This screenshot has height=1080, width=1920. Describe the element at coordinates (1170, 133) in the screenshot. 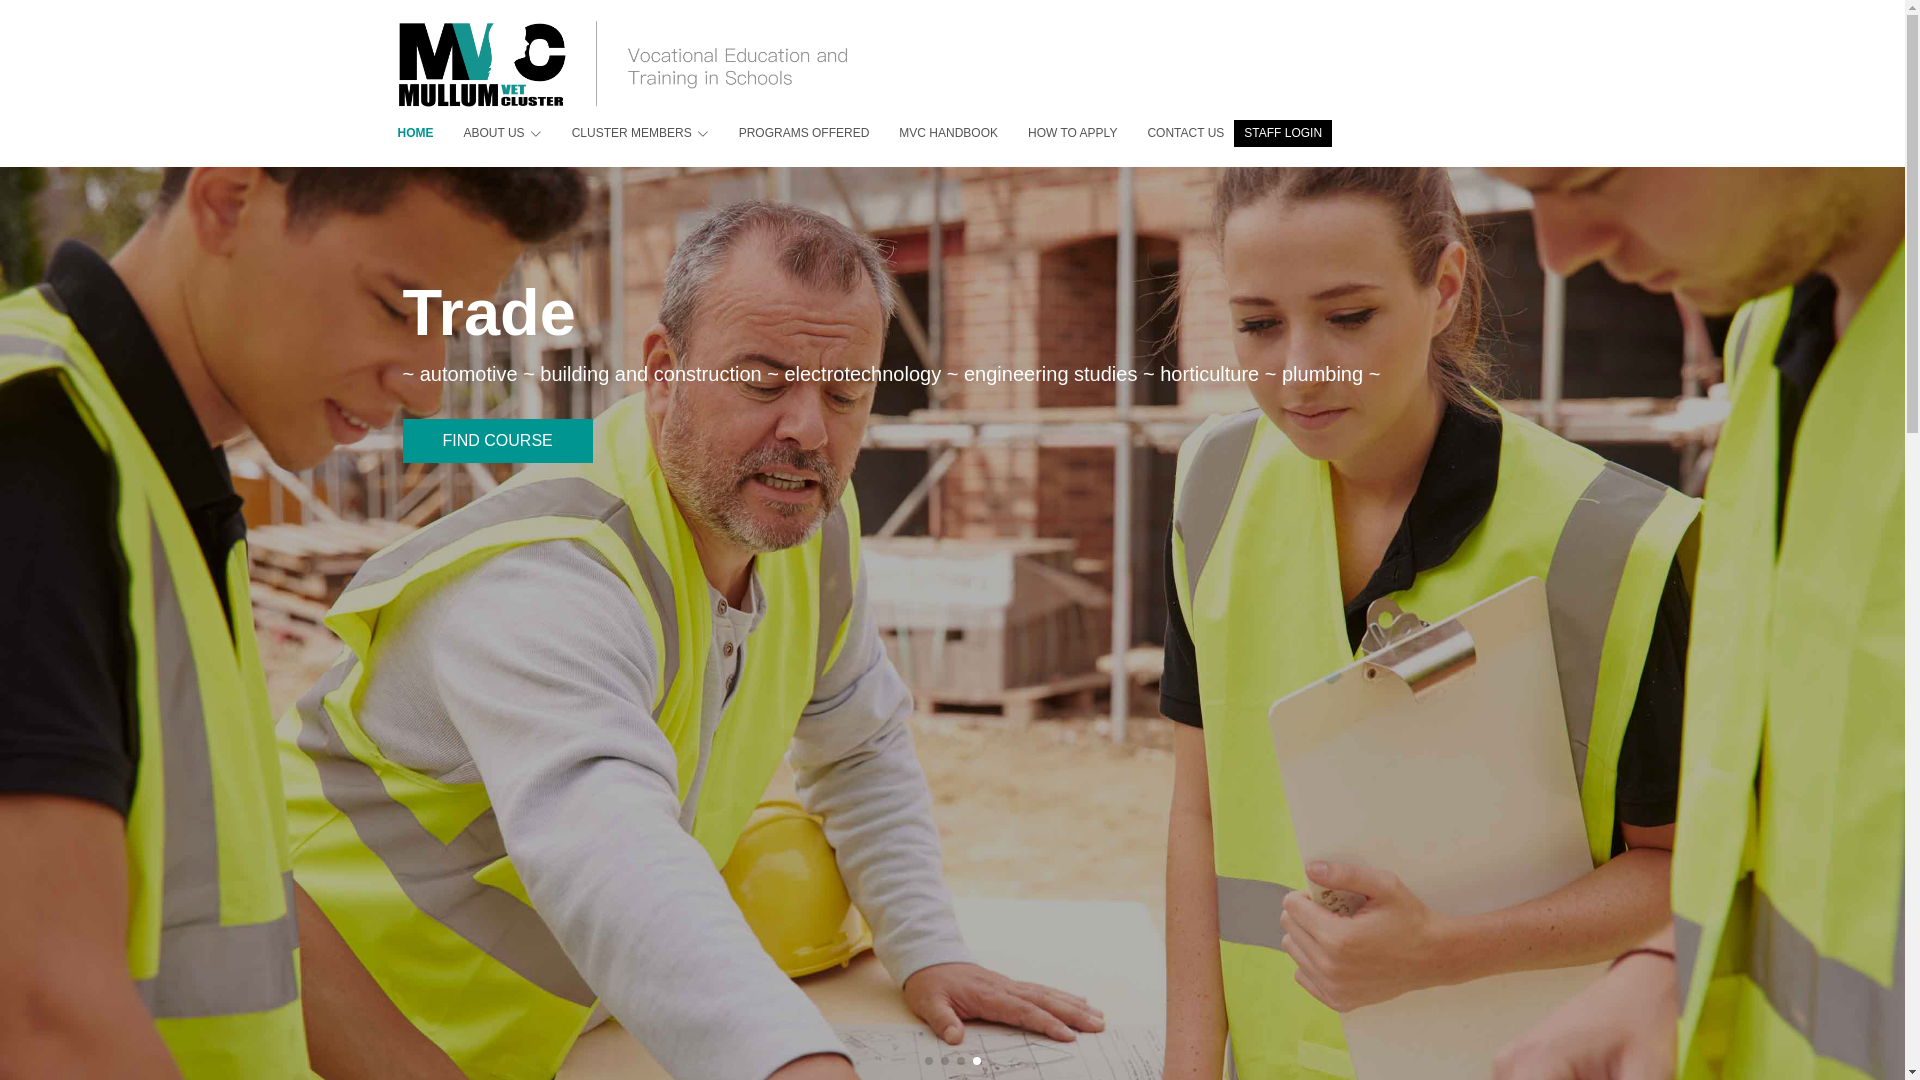

I see `'CONTACT US'` at that location.